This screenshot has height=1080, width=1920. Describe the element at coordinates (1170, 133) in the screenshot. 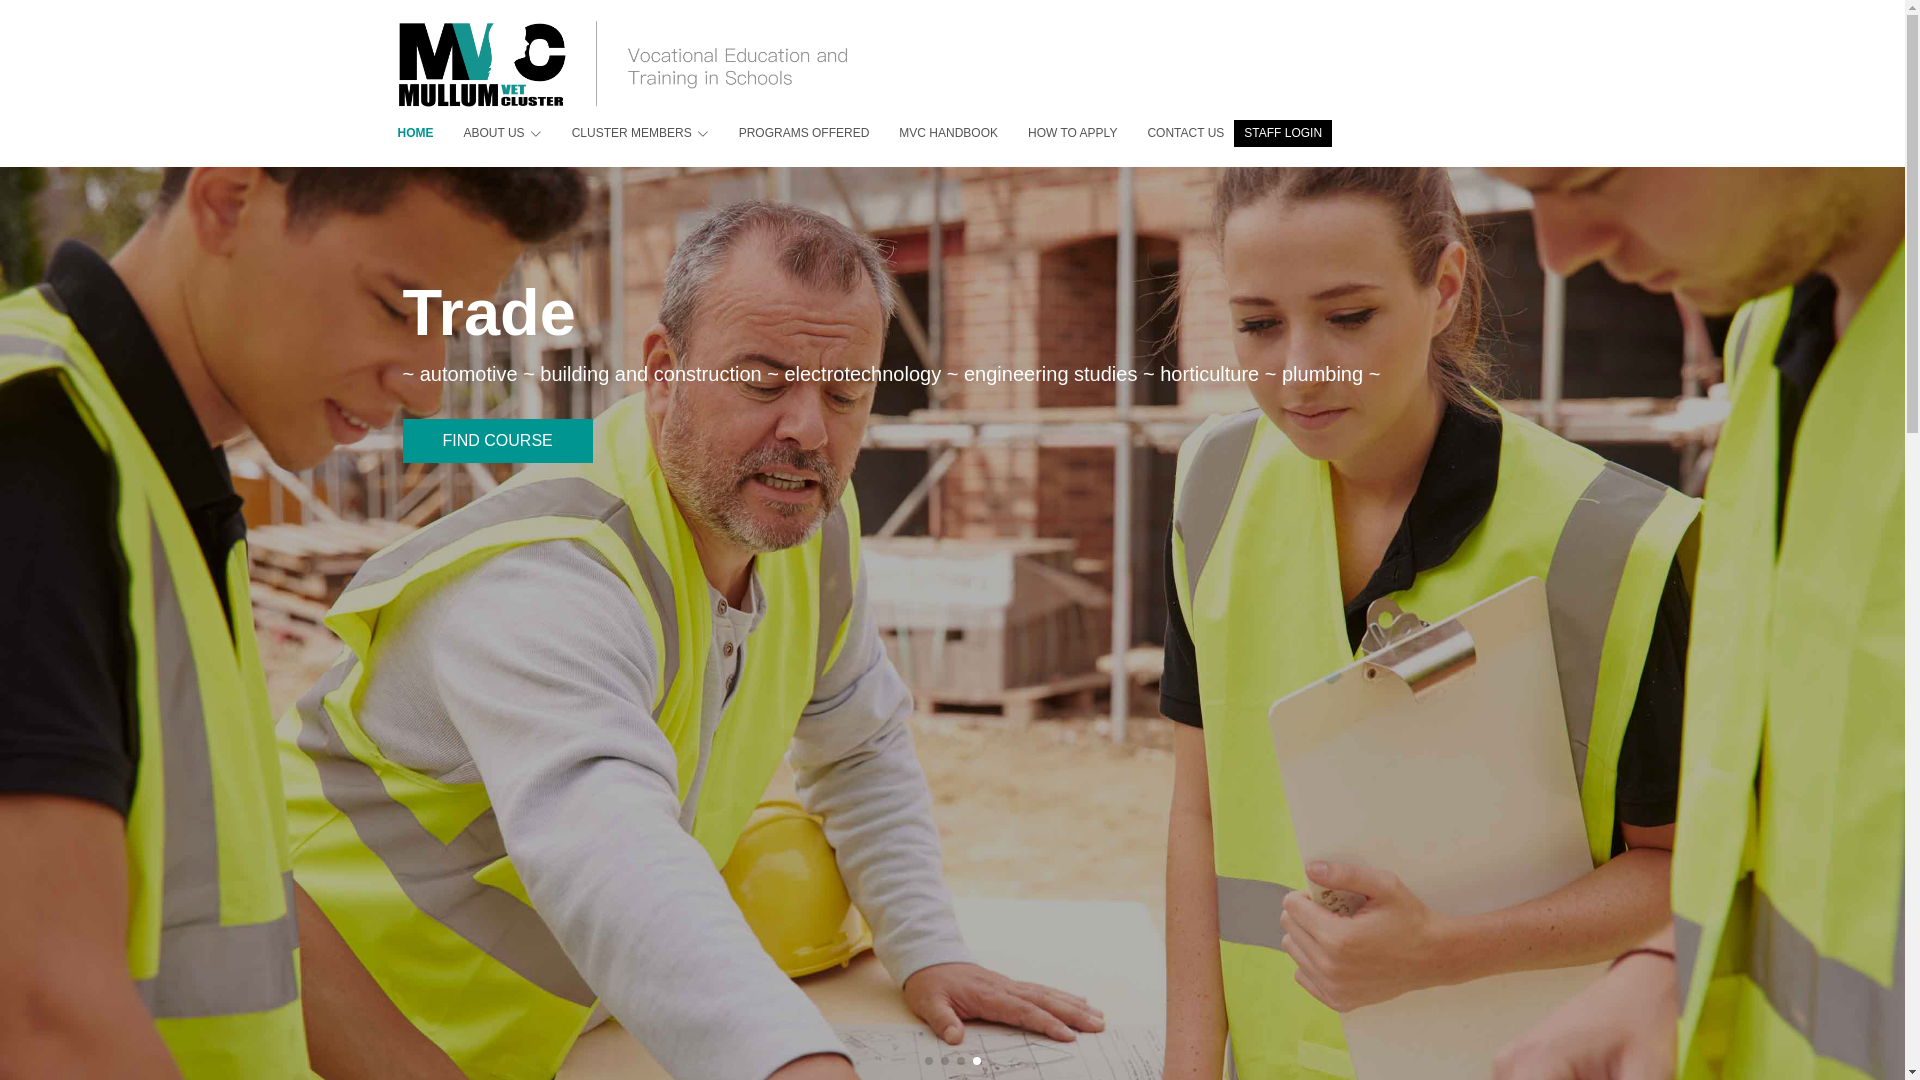

I see `'CONTACT US'` at that location.